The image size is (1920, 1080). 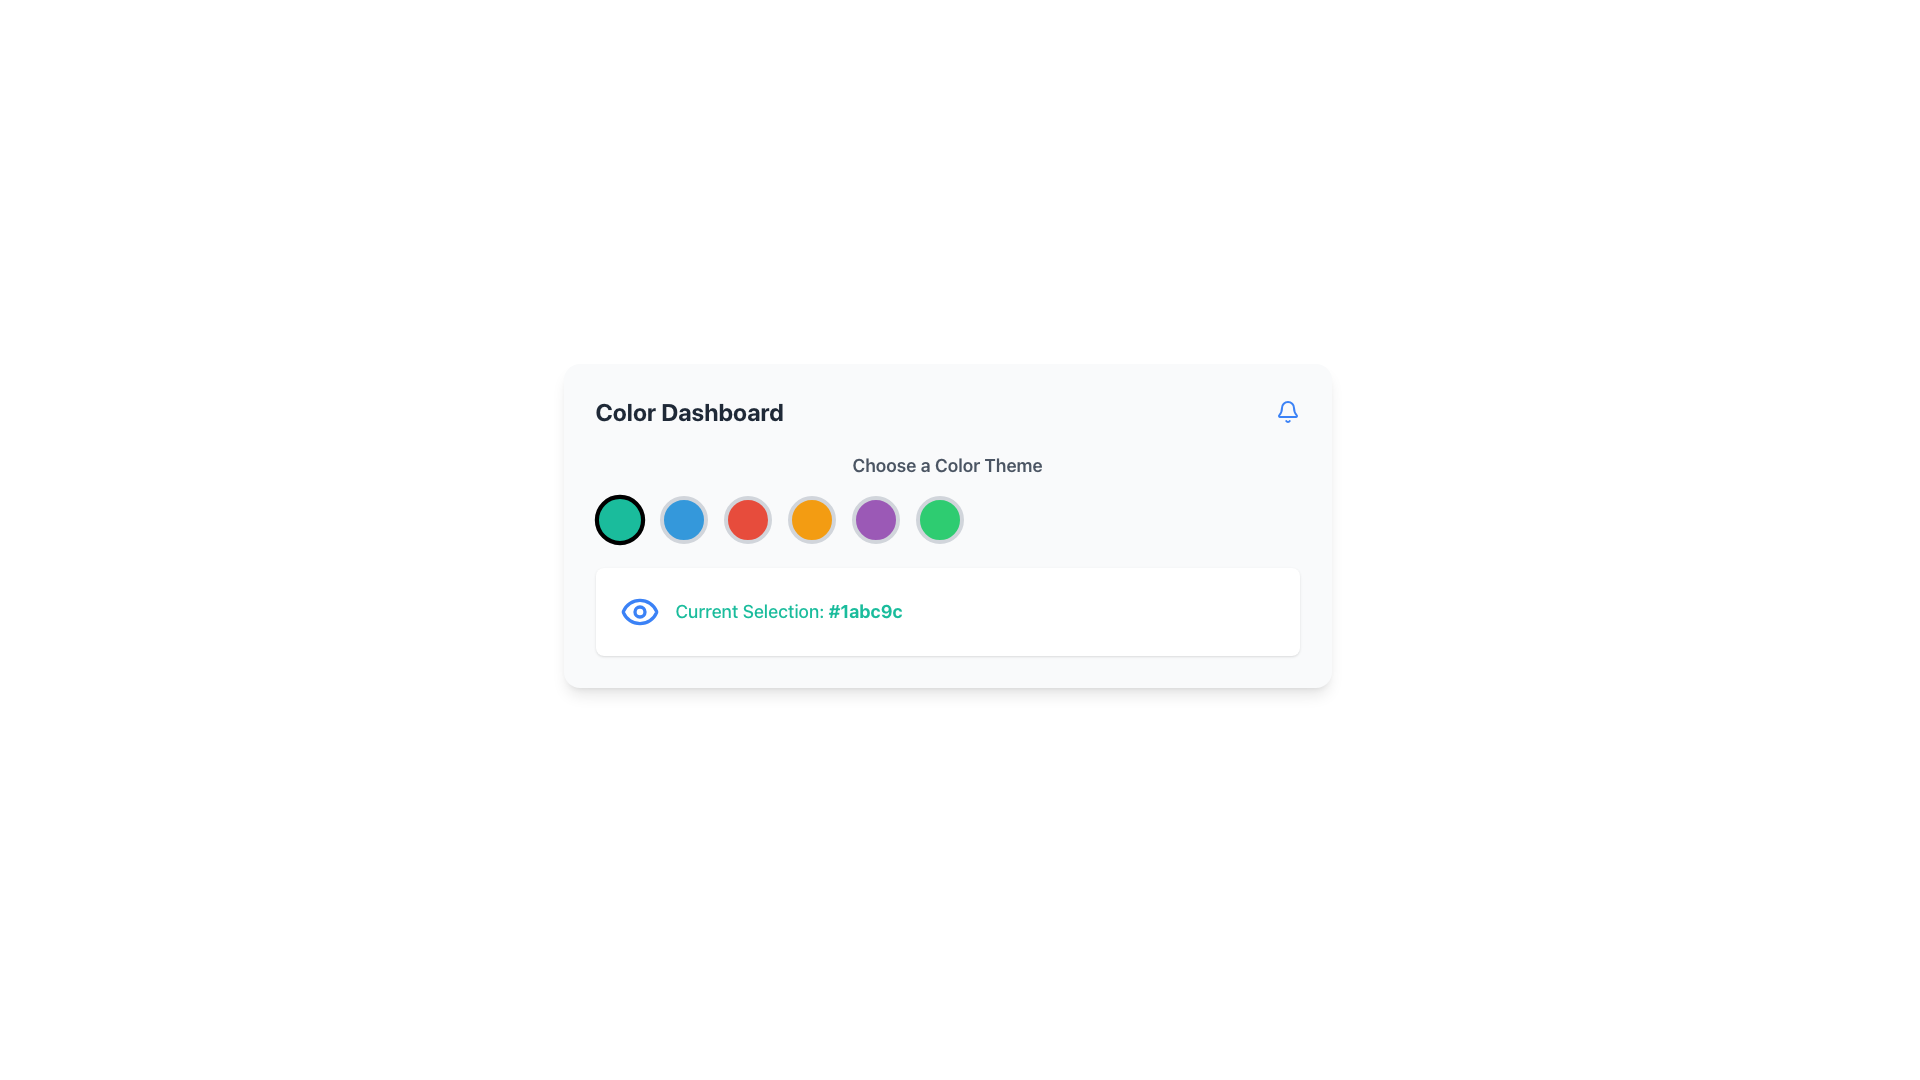 I want to click on the sixth circular button in the 'Choose a Color Theme' section, so click(x=938, y=519).